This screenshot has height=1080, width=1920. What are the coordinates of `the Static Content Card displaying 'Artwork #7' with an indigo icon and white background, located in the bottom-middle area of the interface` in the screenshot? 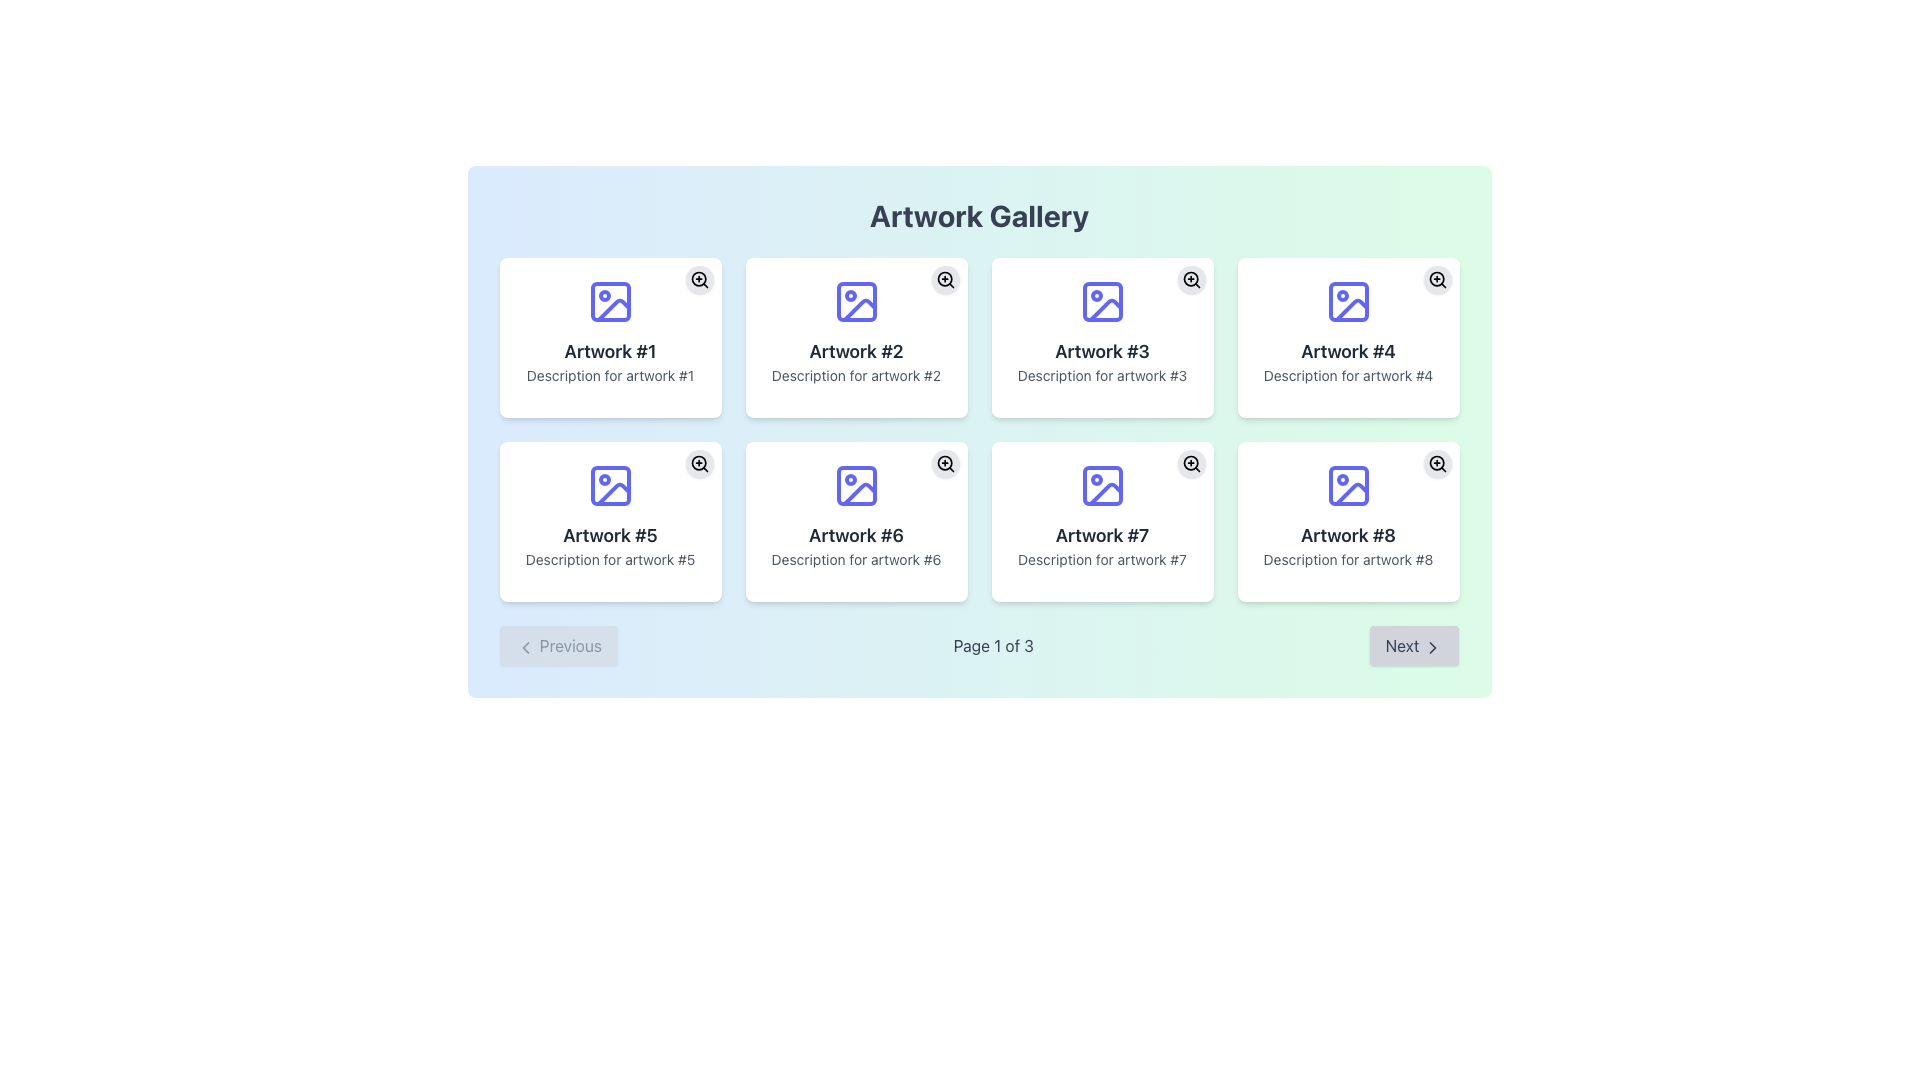 It's located at (1101, 520).